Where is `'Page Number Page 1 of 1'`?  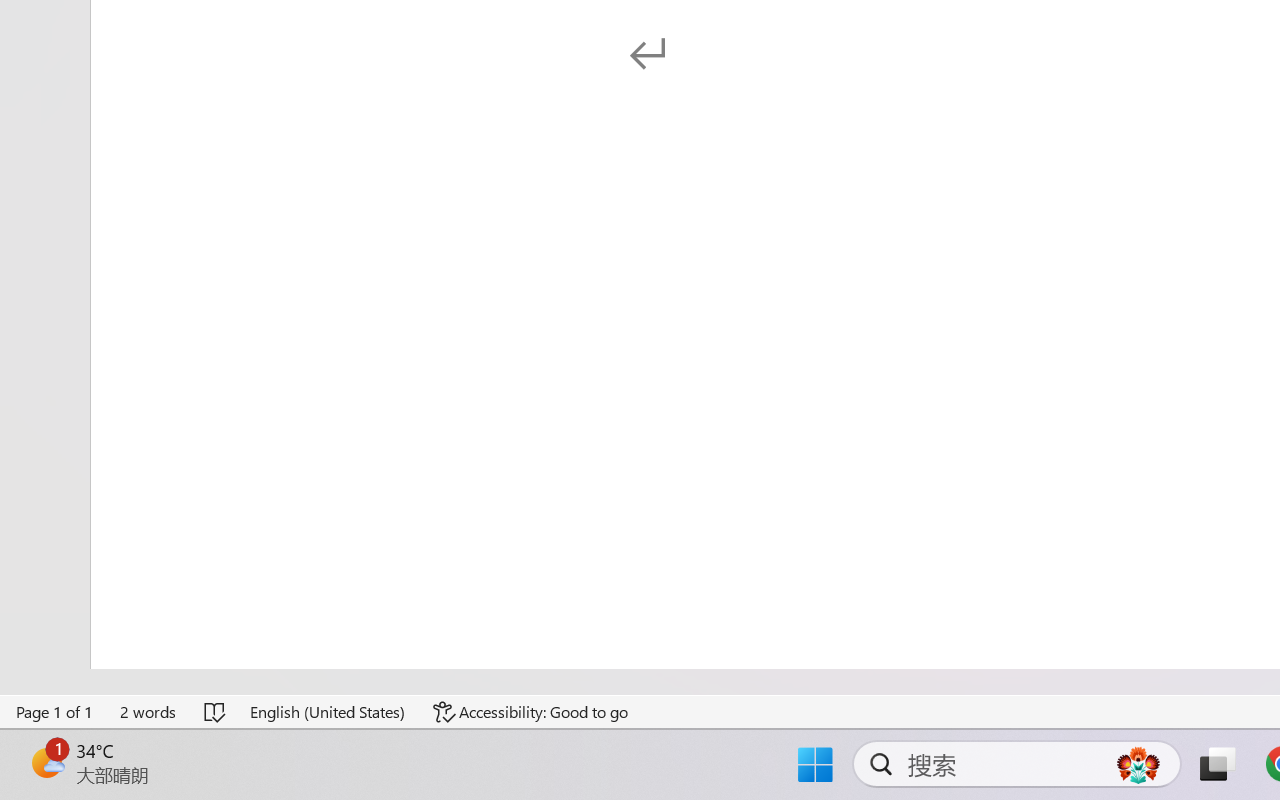
'Page Number Page 1 of 1' is located at coordinates (55, 711).